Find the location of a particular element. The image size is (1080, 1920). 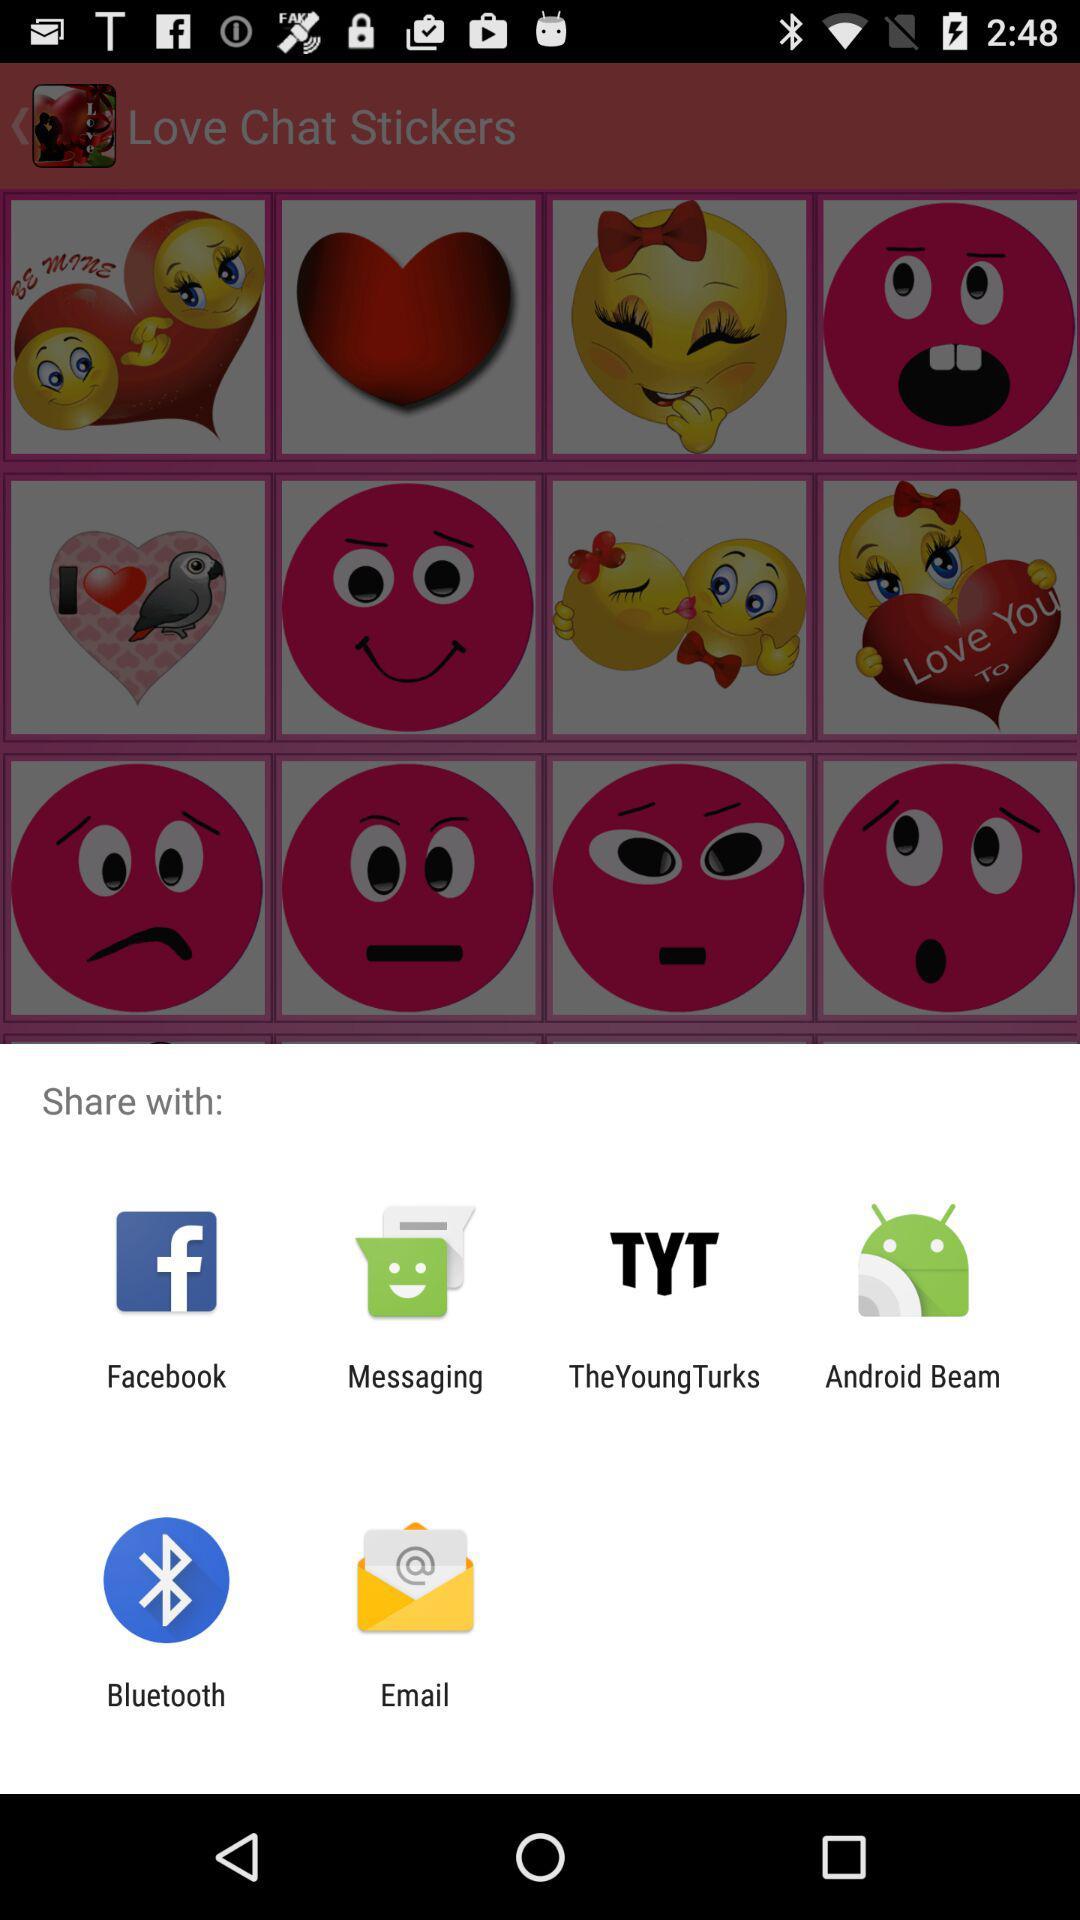

the app next to email app is located at coordinates (165, 1711).